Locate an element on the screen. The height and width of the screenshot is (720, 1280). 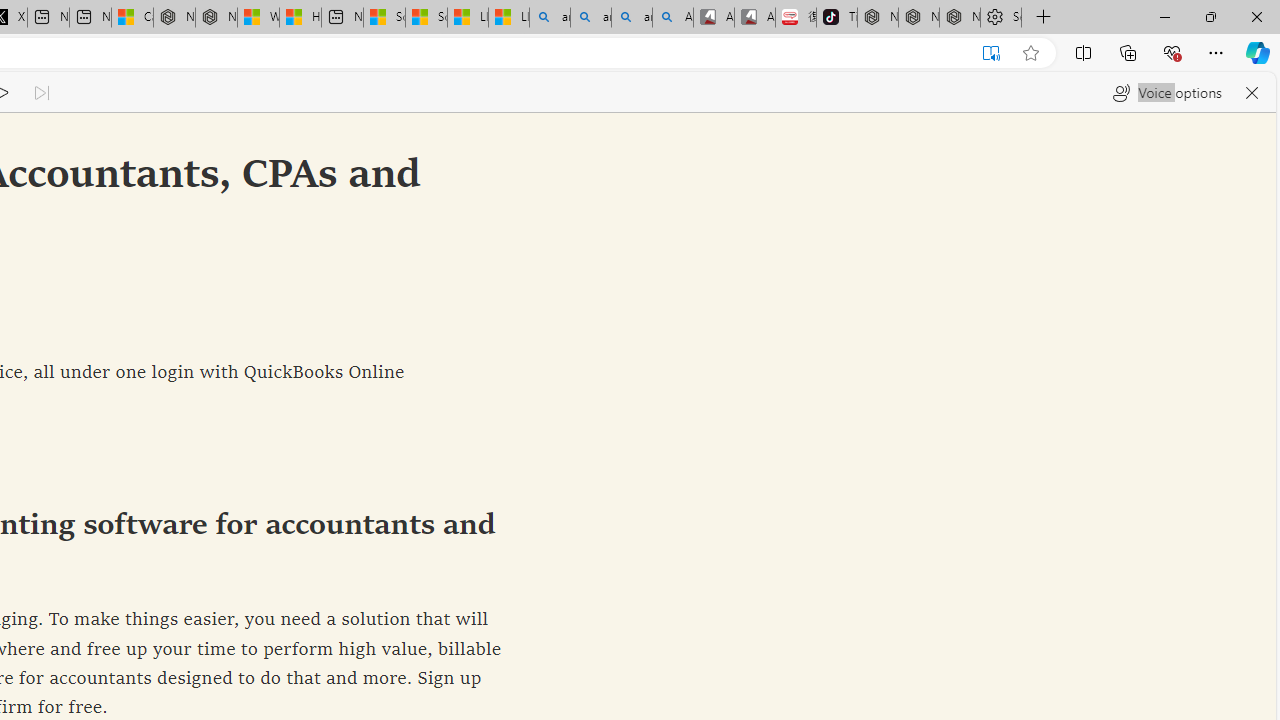
'Voice options' is located at coordinates (1167, 92).